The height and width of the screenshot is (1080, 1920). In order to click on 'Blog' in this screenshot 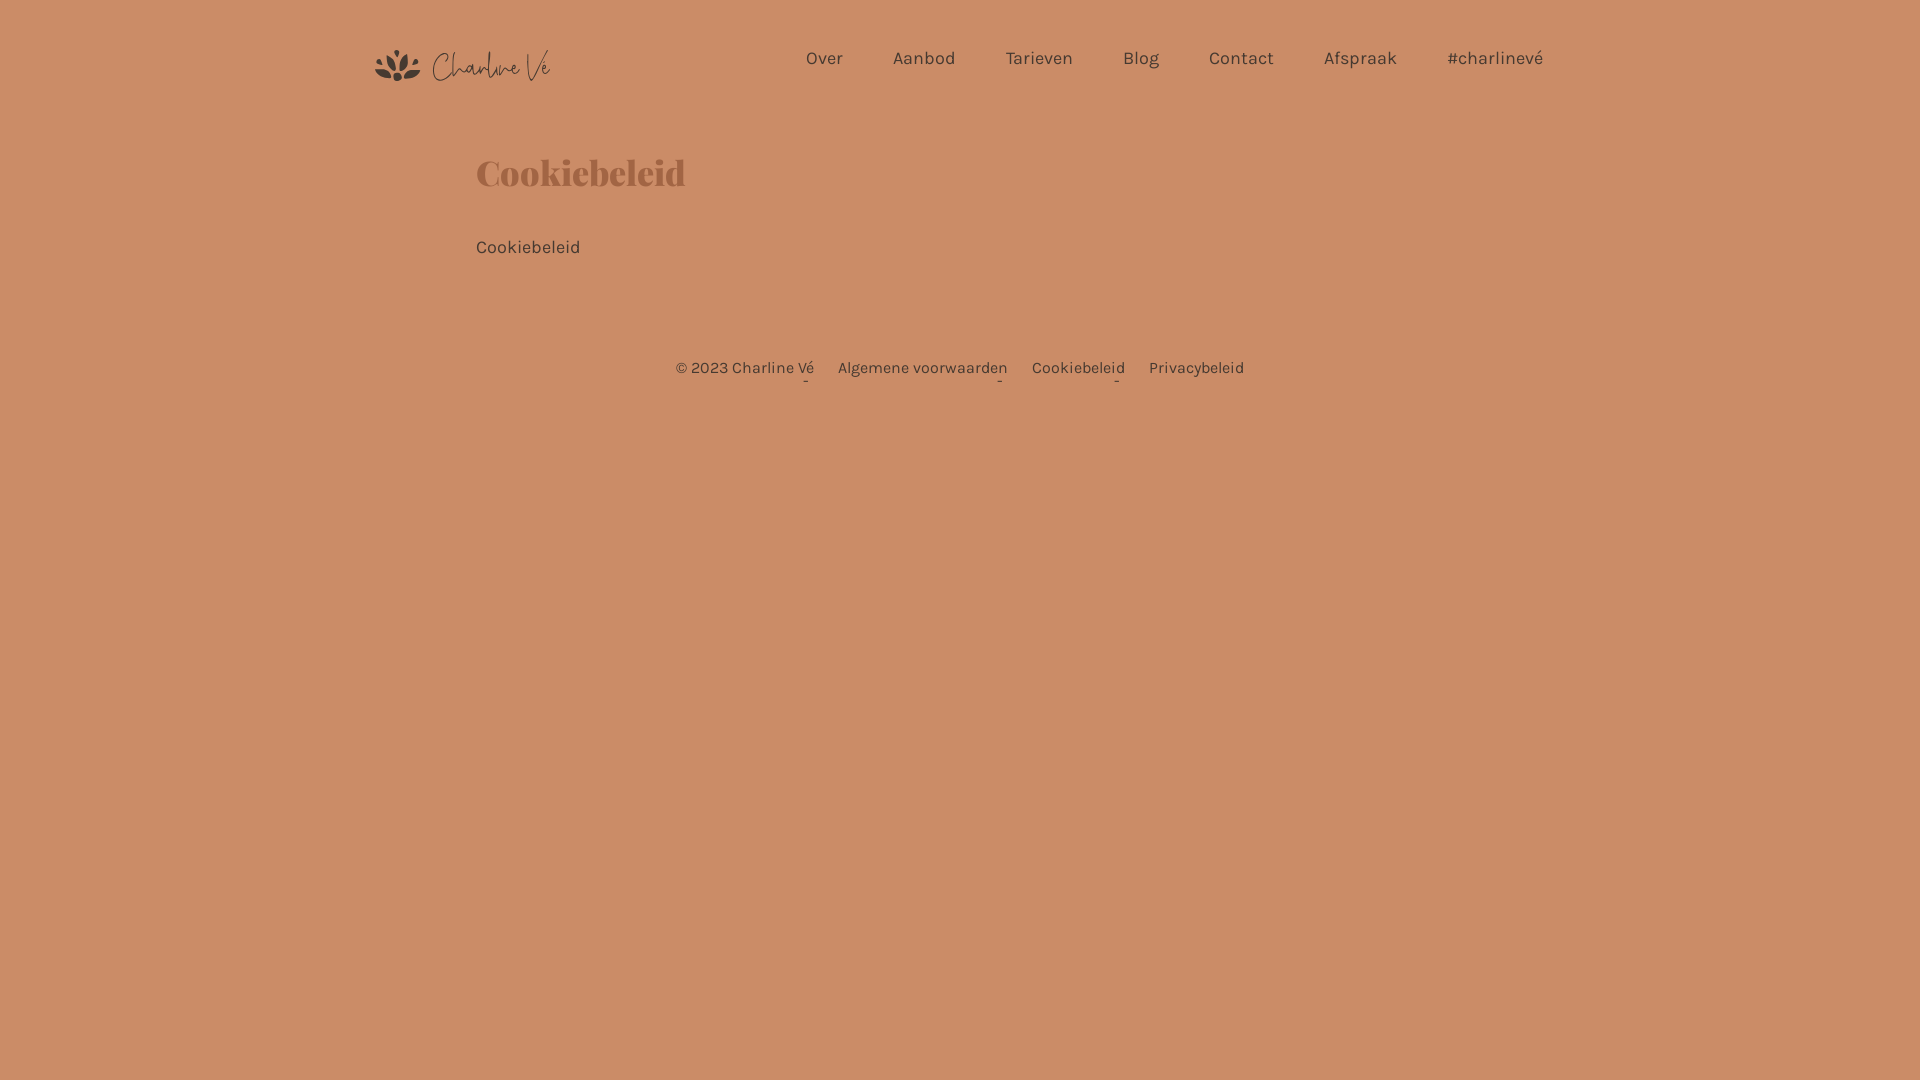, I will do `click(1141, 56)`.